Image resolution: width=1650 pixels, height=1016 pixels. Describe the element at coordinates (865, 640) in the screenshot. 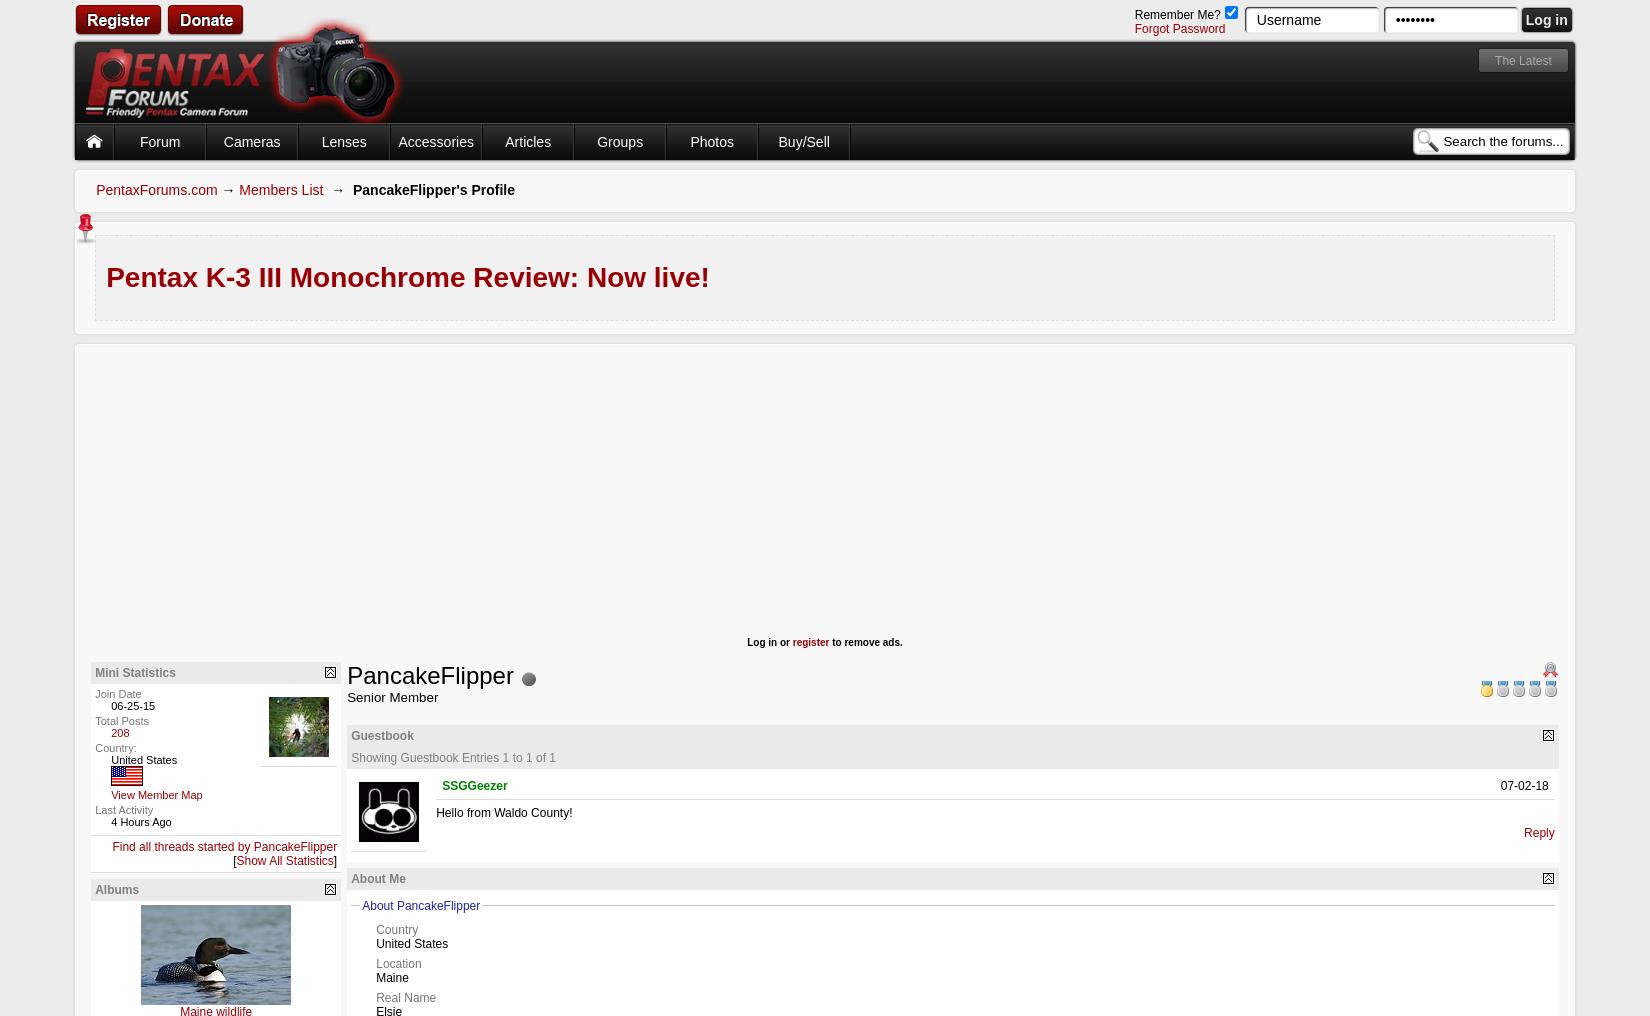

I see `'to remove ads.'` at that location.